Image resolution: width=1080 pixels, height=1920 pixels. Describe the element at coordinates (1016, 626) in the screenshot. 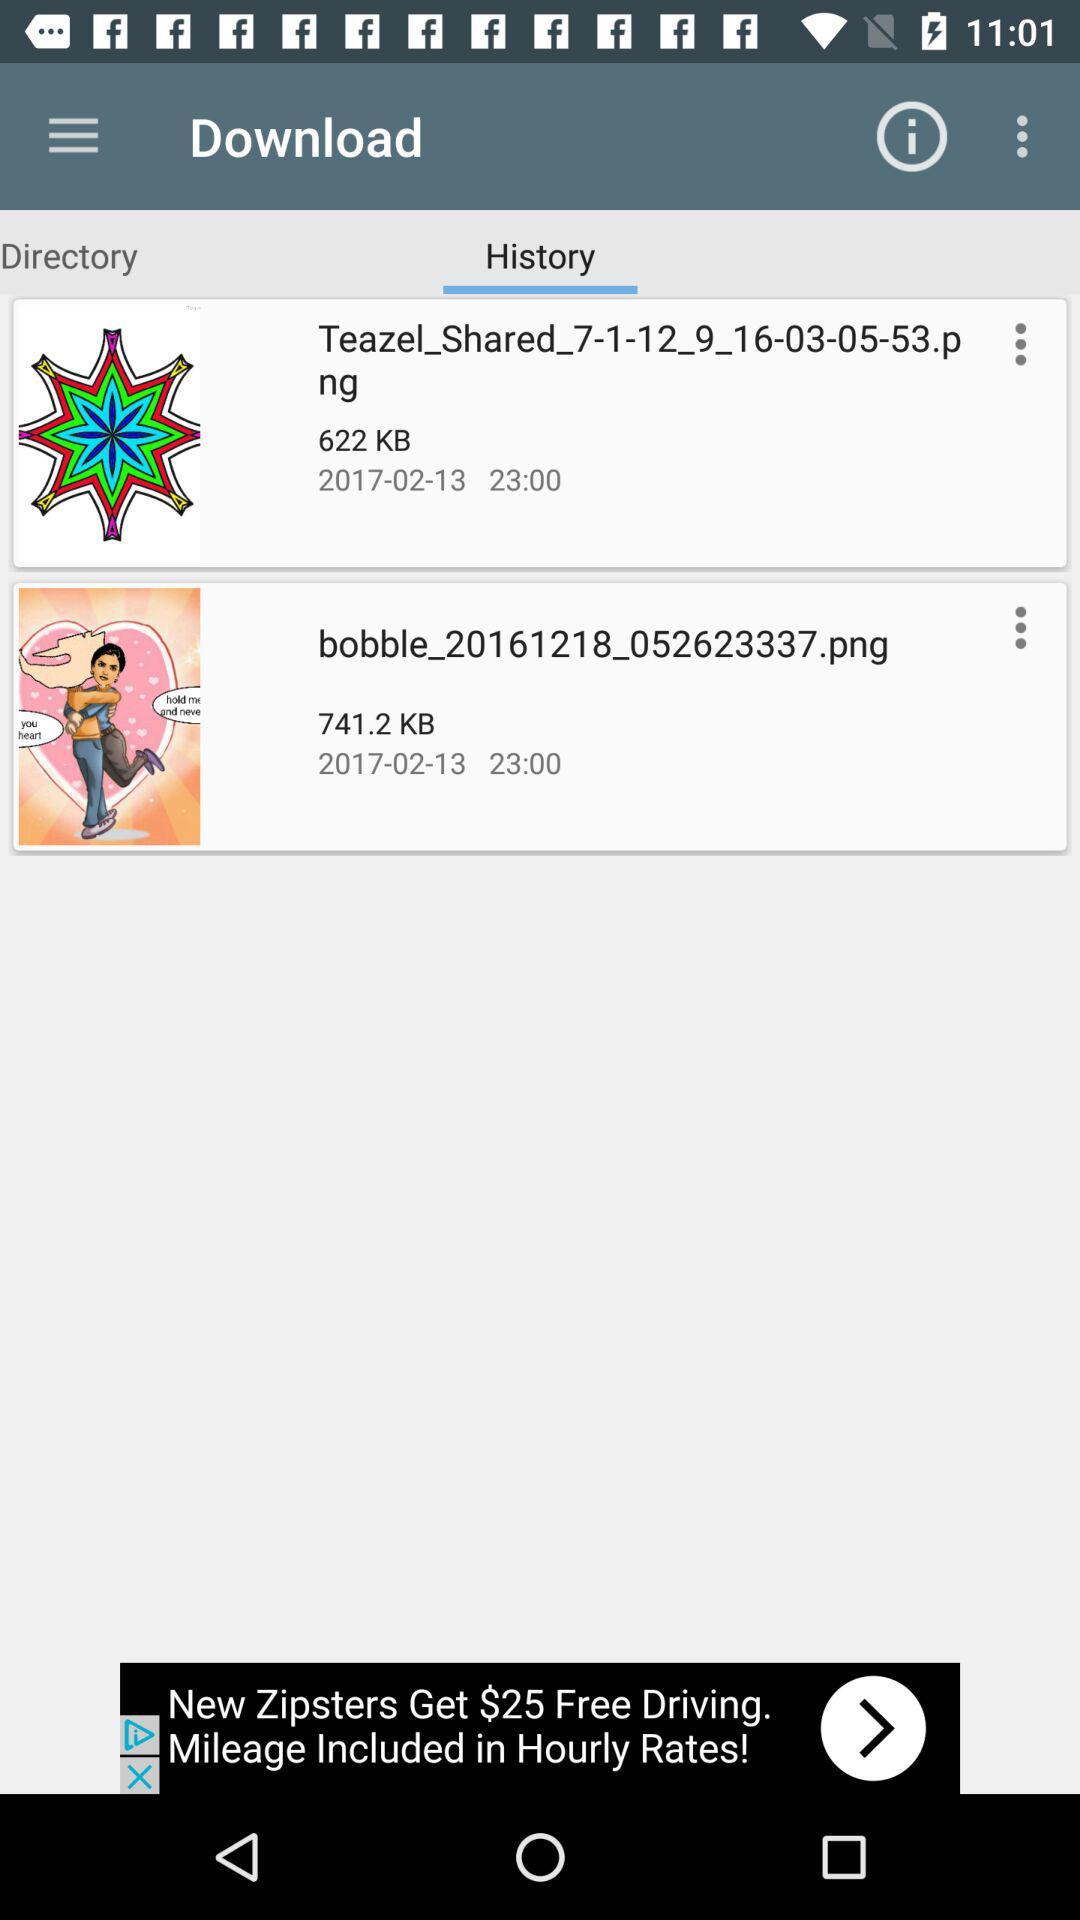

I see `show more options` at that location.